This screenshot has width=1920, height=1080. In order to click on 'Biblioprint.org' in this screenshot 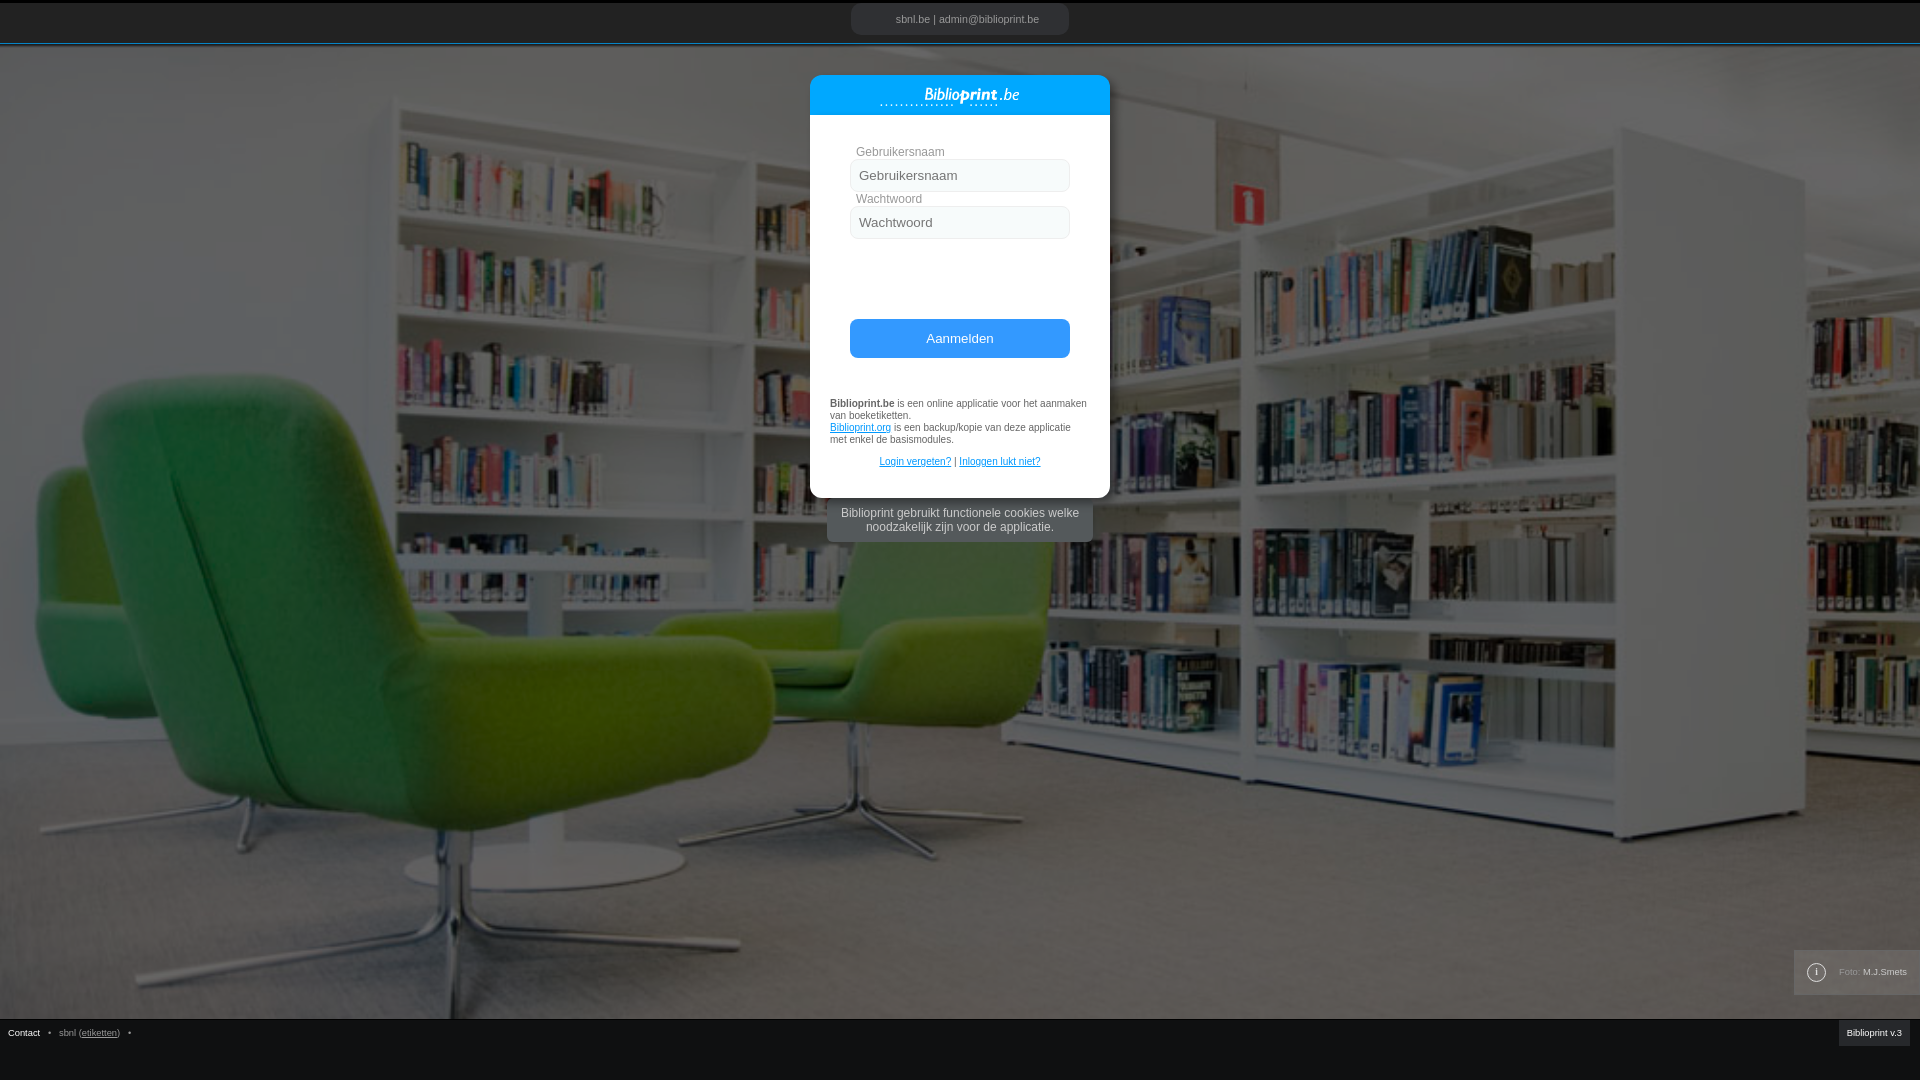, I will do `click(860, 426)`.